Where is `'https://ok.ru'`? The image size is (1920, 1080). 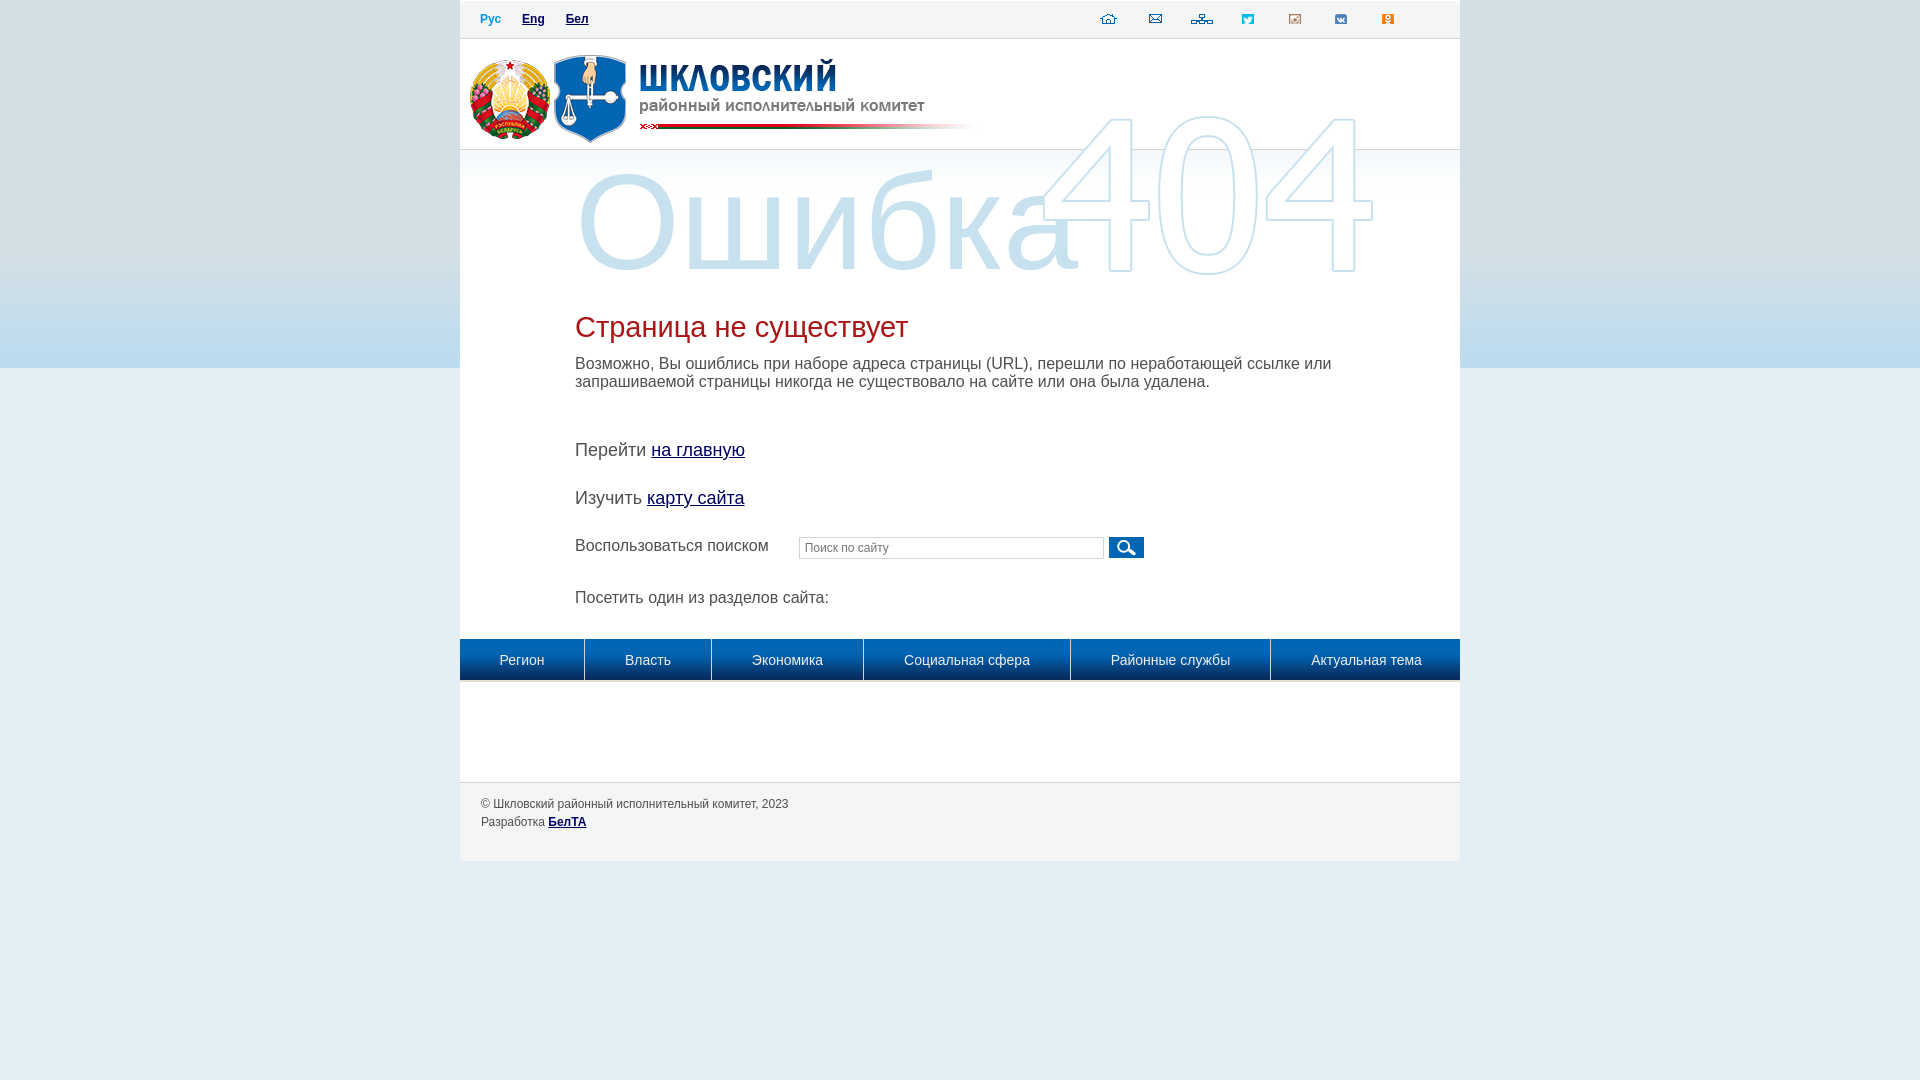 'https://ok.ru' is located at coordinates (1386, 23).